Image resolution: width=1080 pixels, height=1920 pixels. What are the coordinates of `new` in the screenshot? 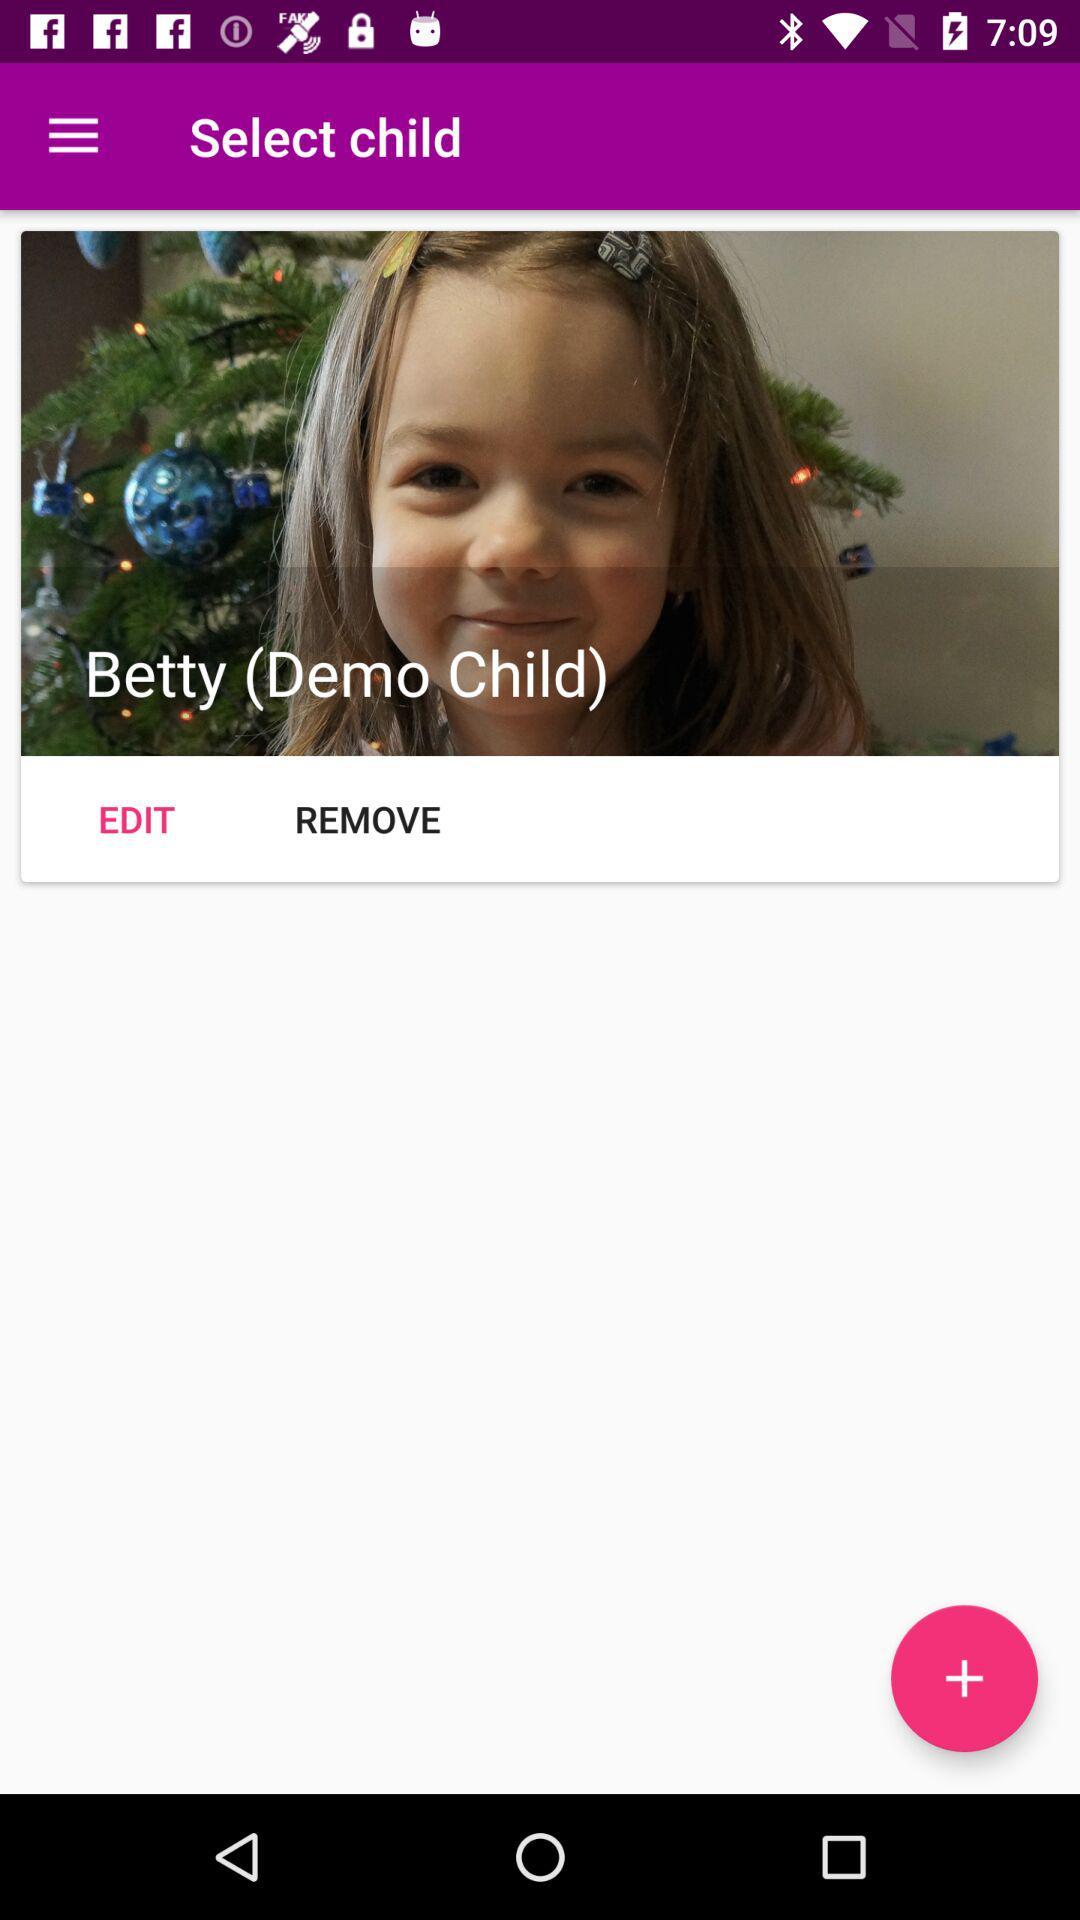 It's located at (963, 1678).